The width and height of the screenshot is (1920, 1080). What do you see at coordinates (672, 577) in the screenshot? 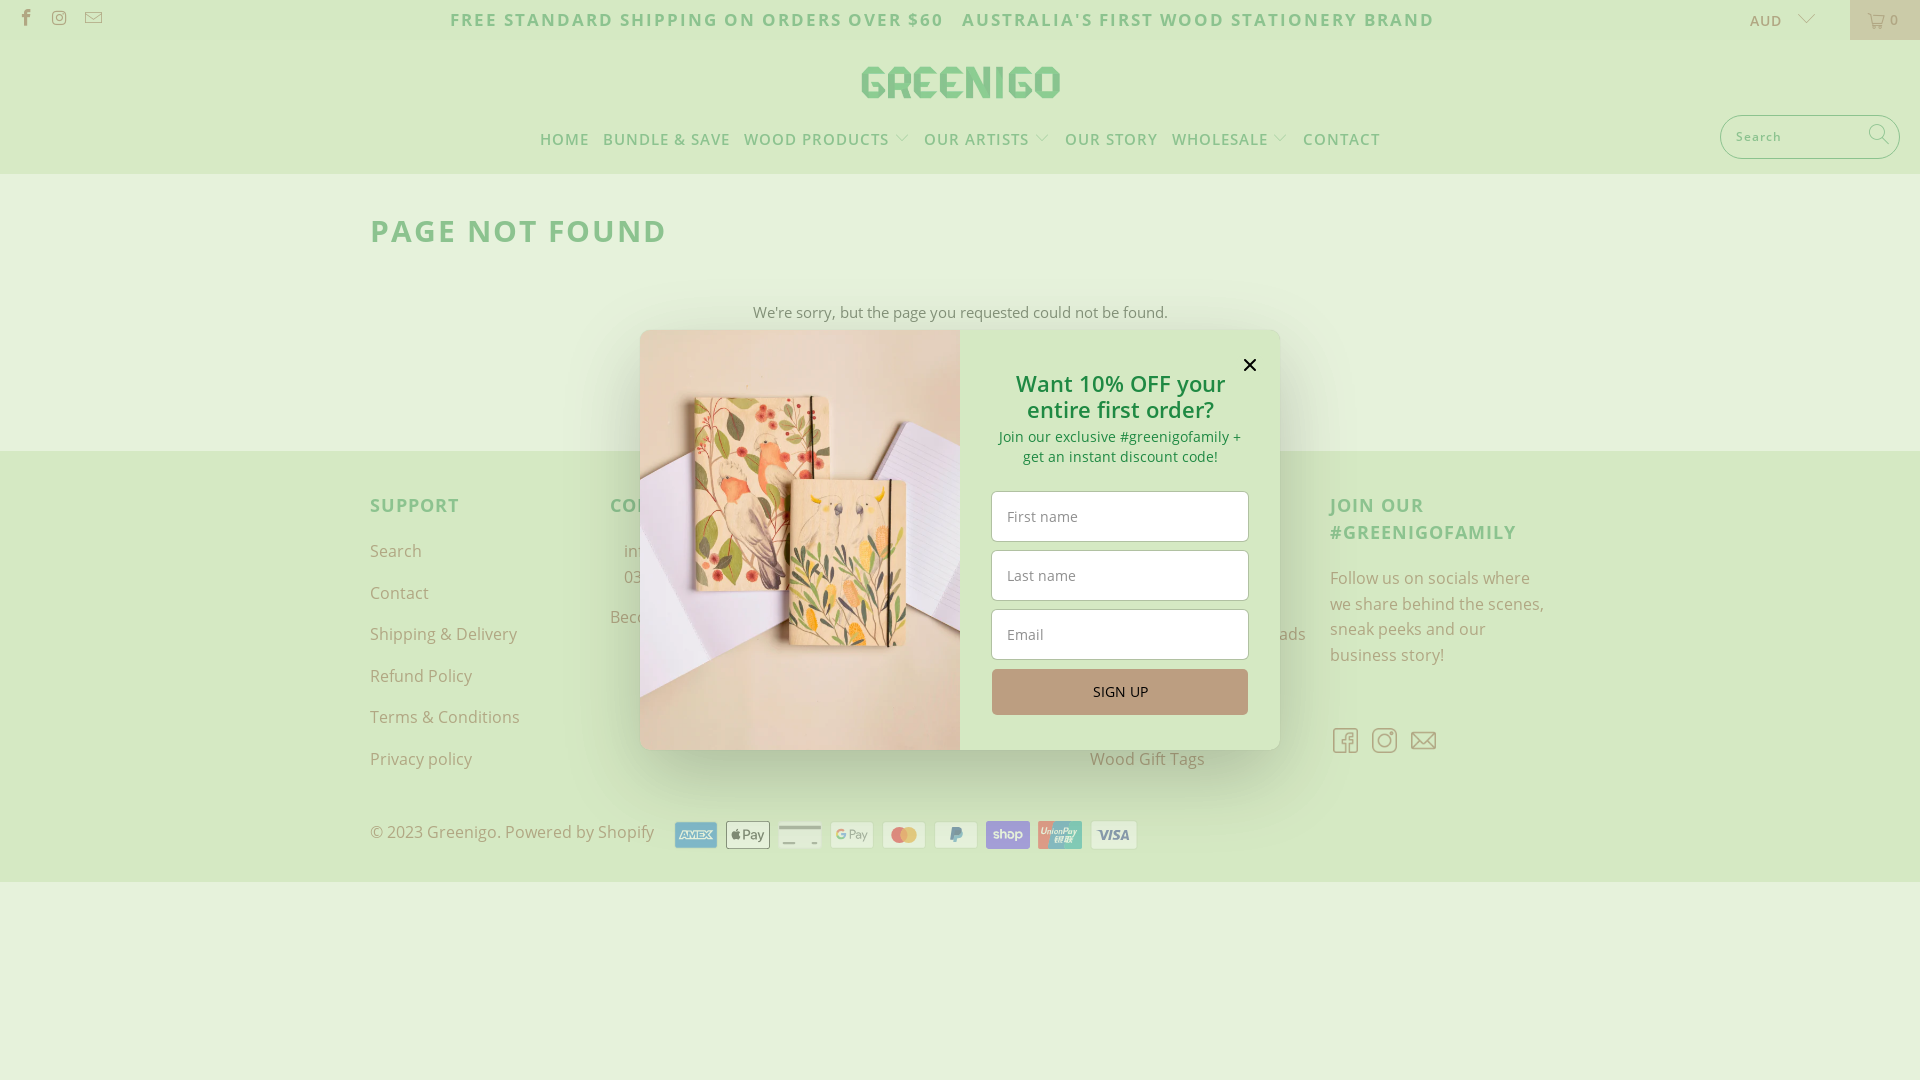
I see `'03 8375 9171'` at bounding box center [672, 577].